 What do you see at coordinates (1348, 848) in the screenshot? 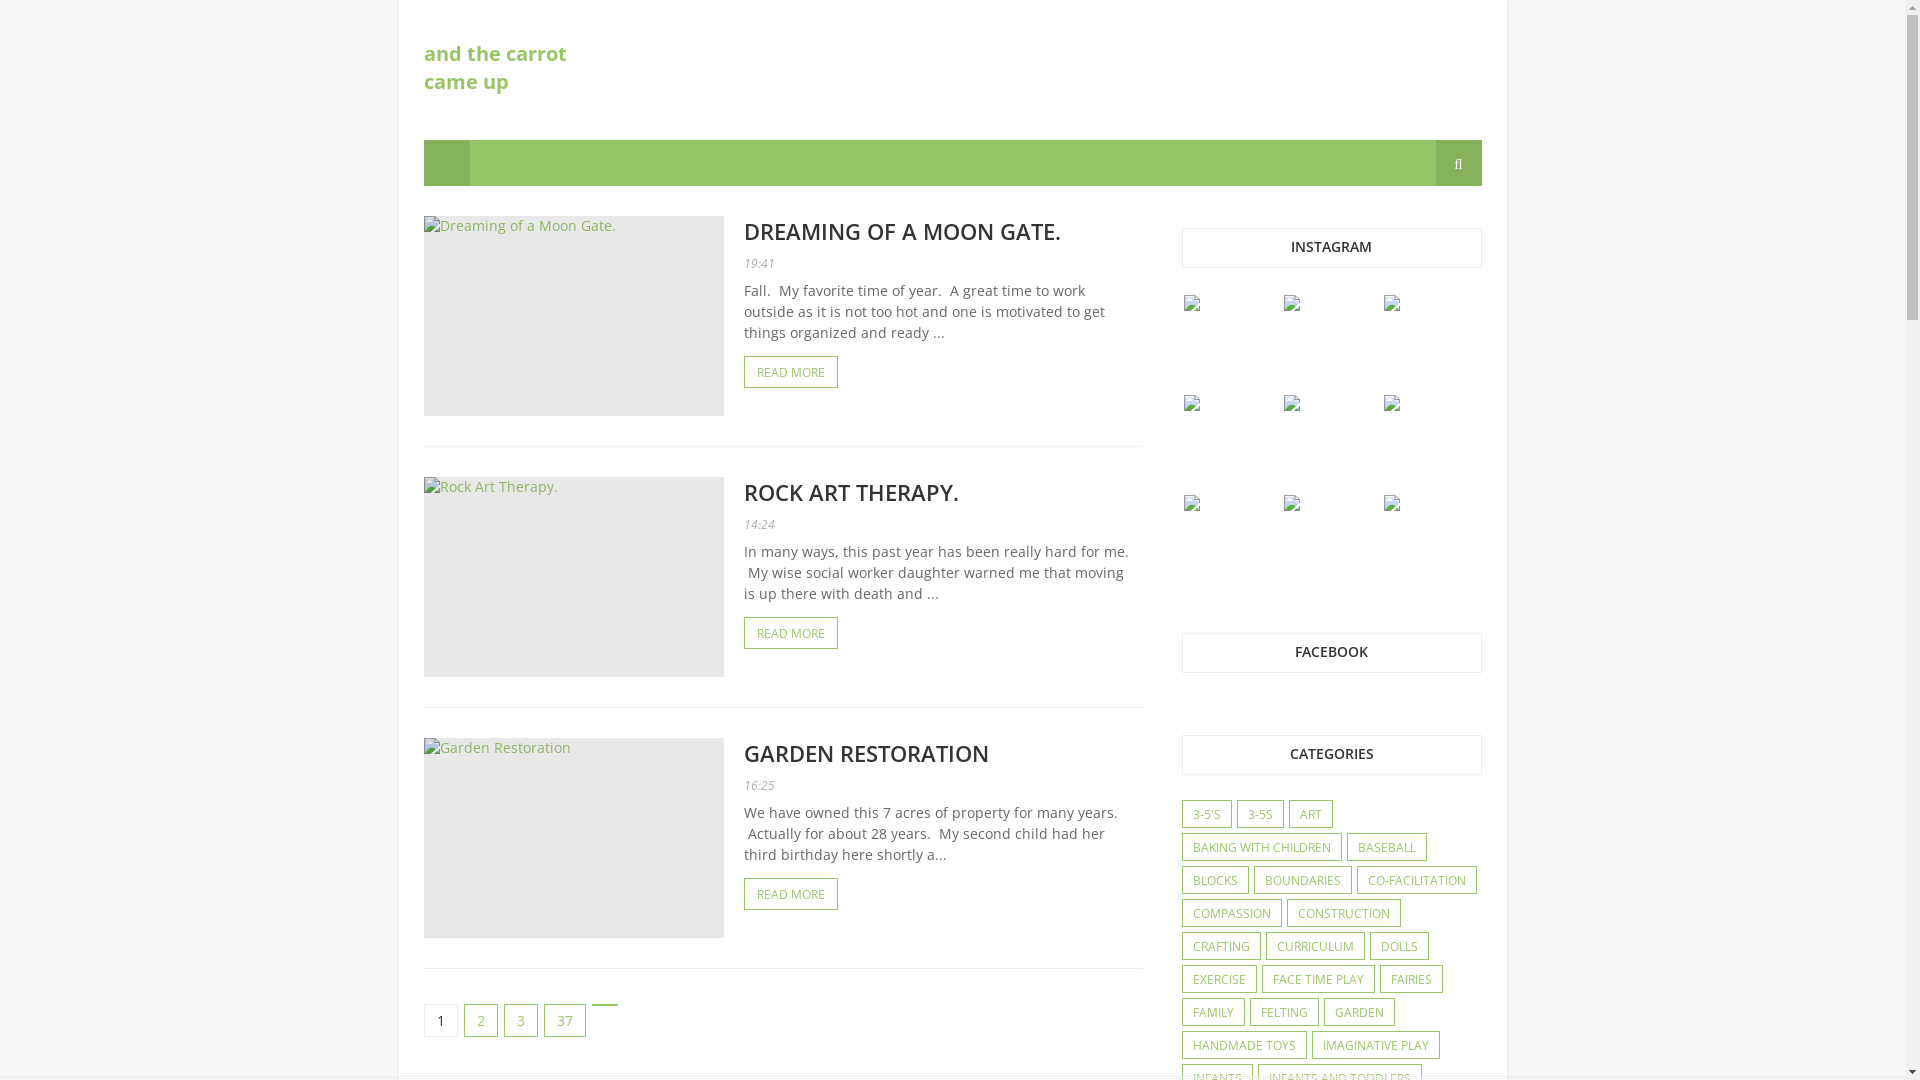
I see `'BASEBALL'` at bounding box center [1348, 848].